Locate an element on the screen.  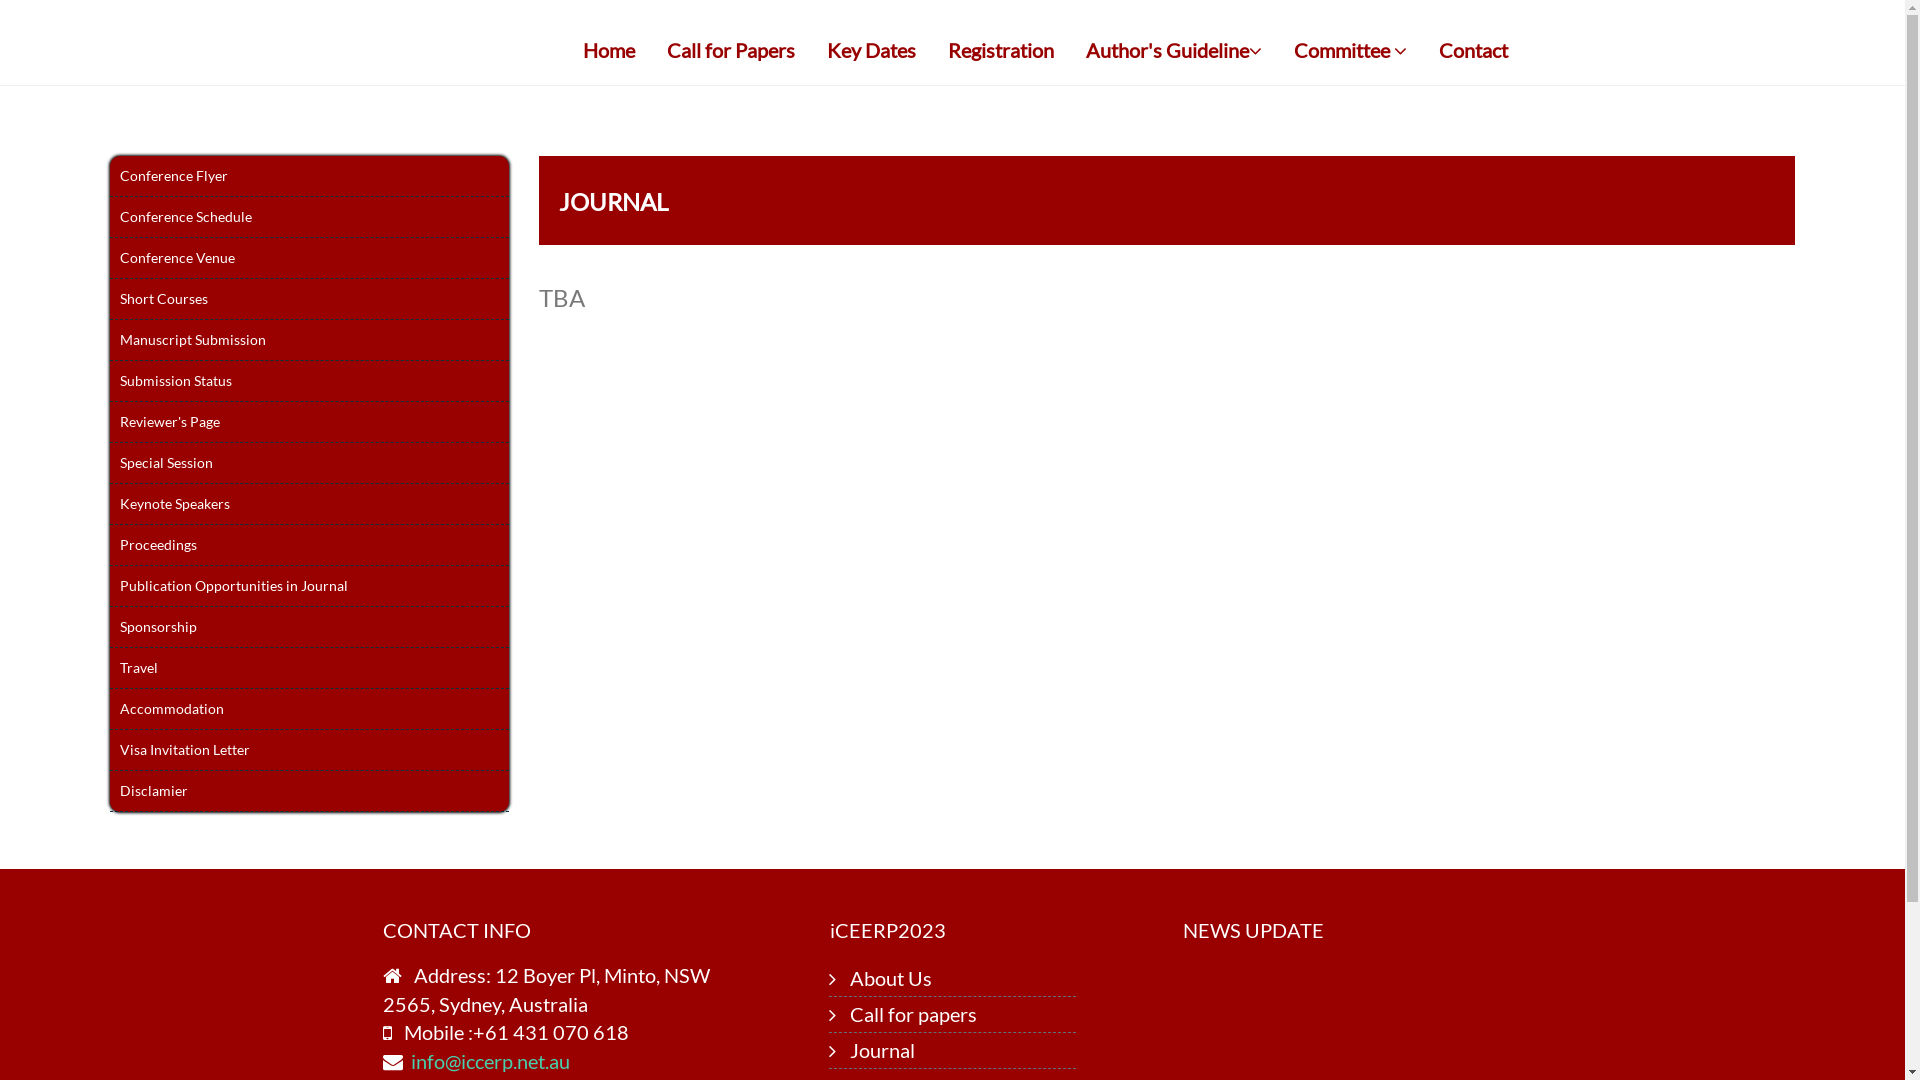
'Short Courses' is located at coordinates (308, 299).